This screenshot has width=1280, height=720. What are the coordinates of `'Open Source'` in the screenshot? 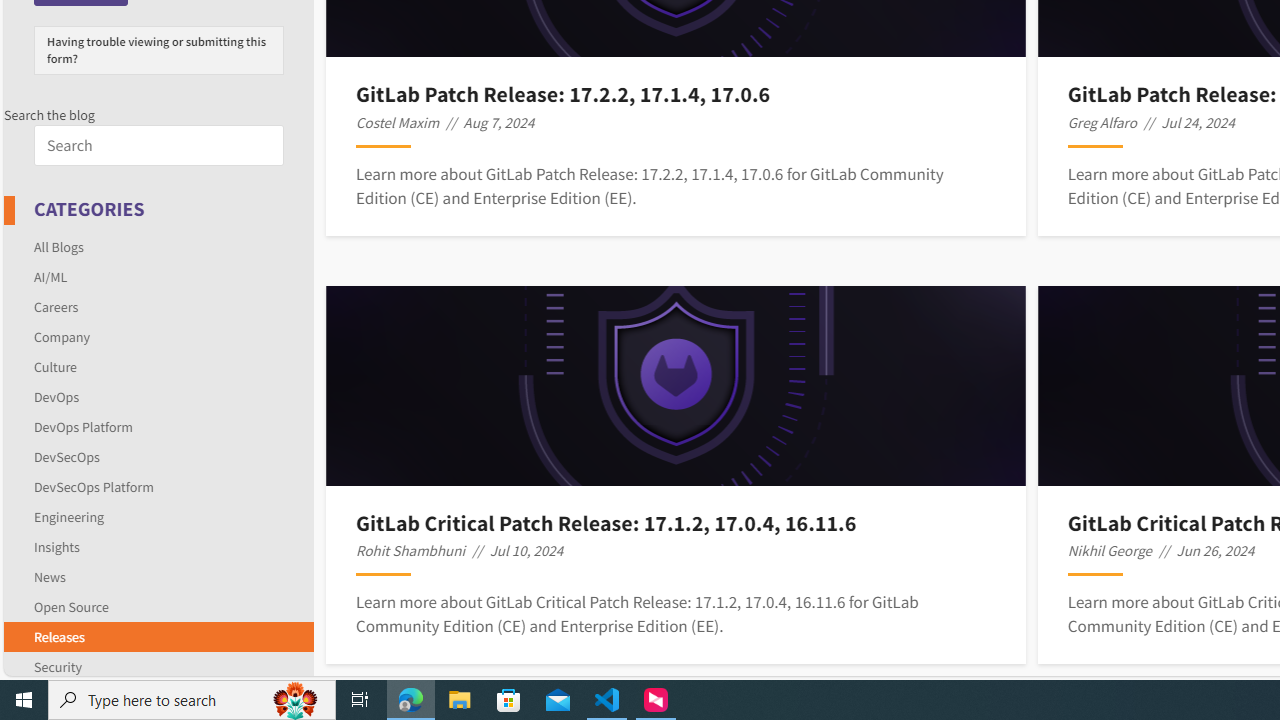 It's located at (71, 605).